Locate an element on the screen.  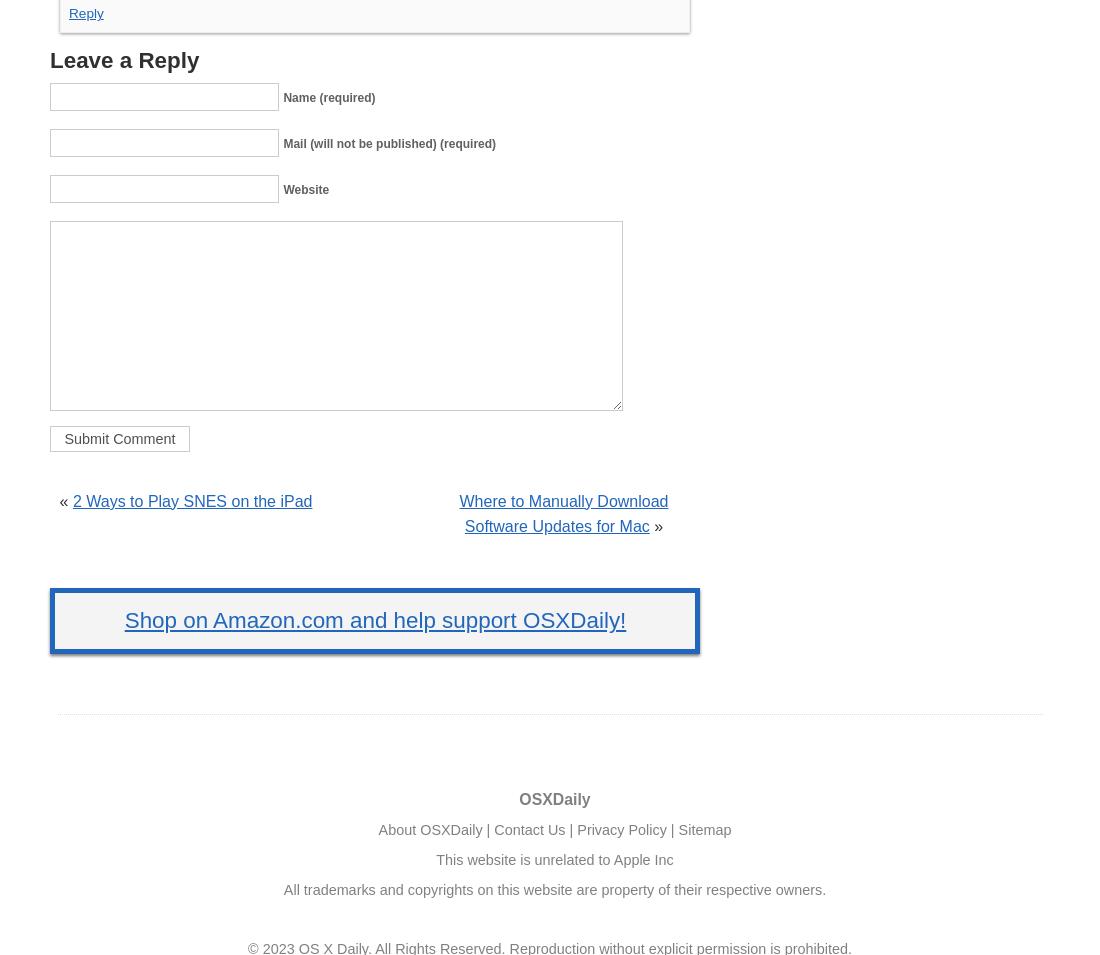
'This website is unrelated to Apple Inc' is located at coordinates (553, 859).